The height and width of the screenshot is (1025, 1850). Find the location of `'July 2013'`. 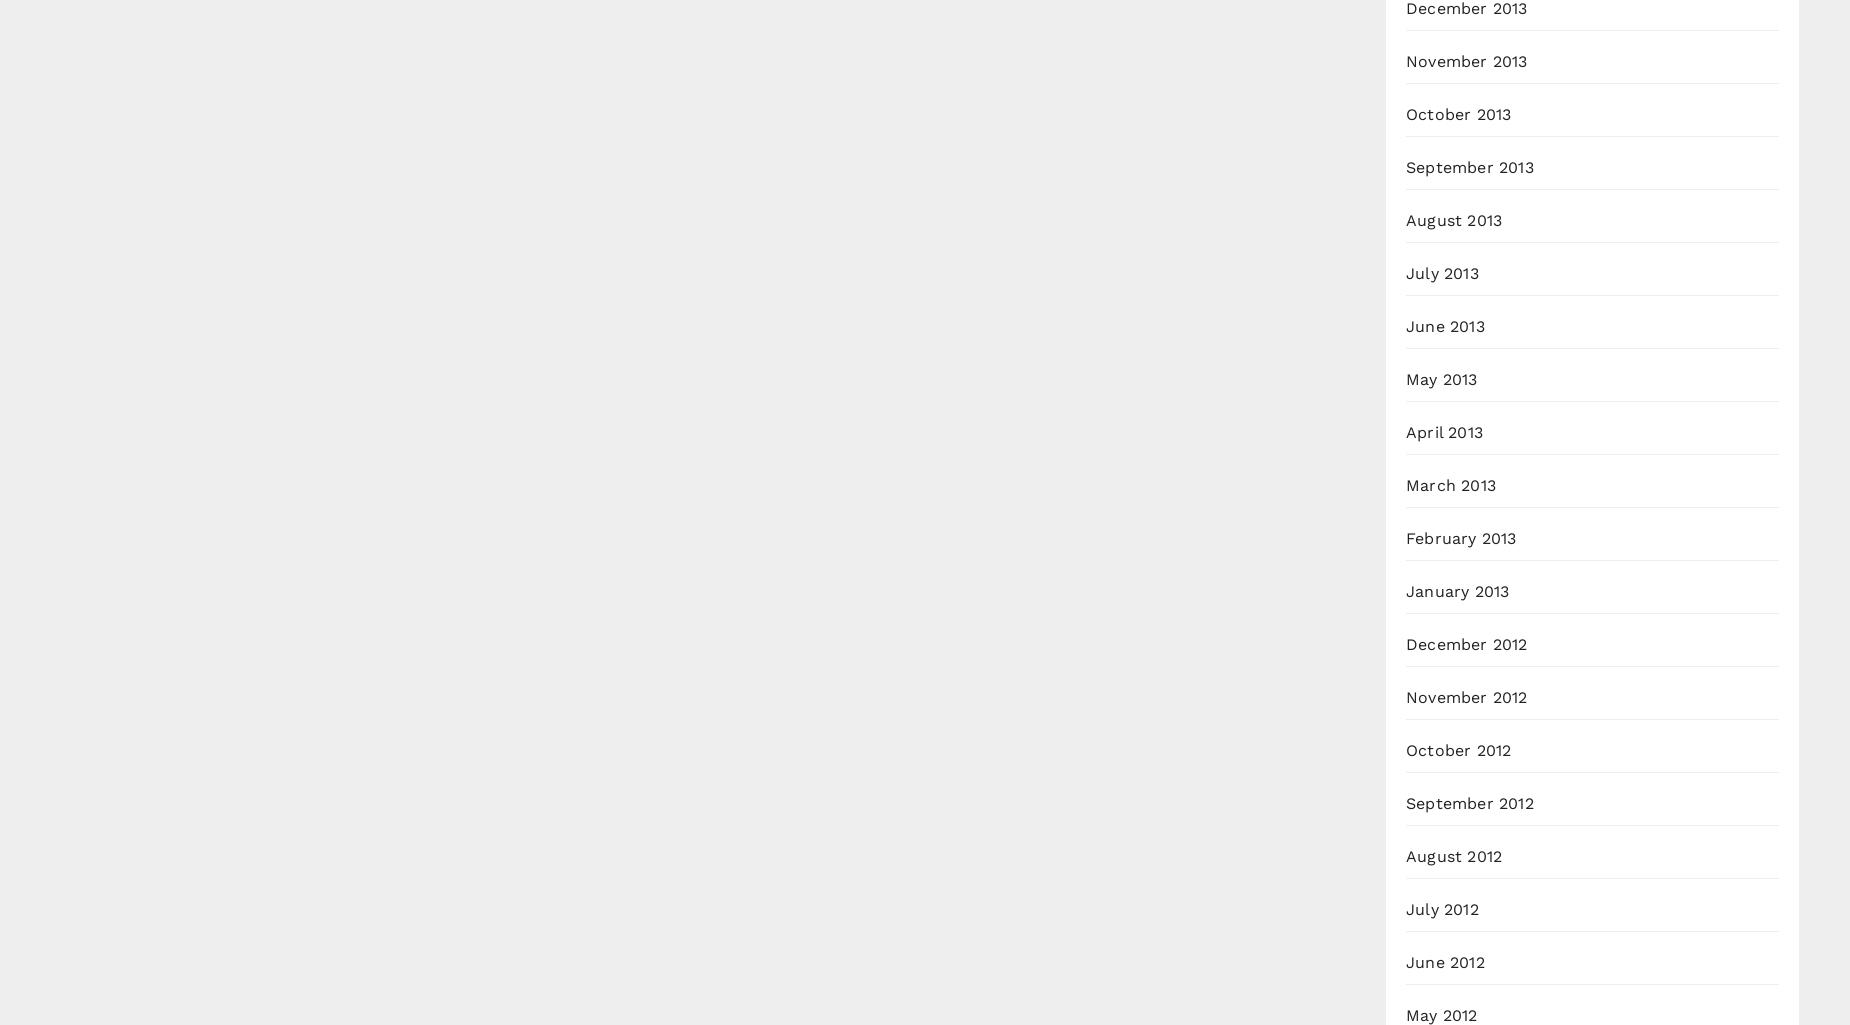

'July 2013' is located at coordinates (1442, 272).